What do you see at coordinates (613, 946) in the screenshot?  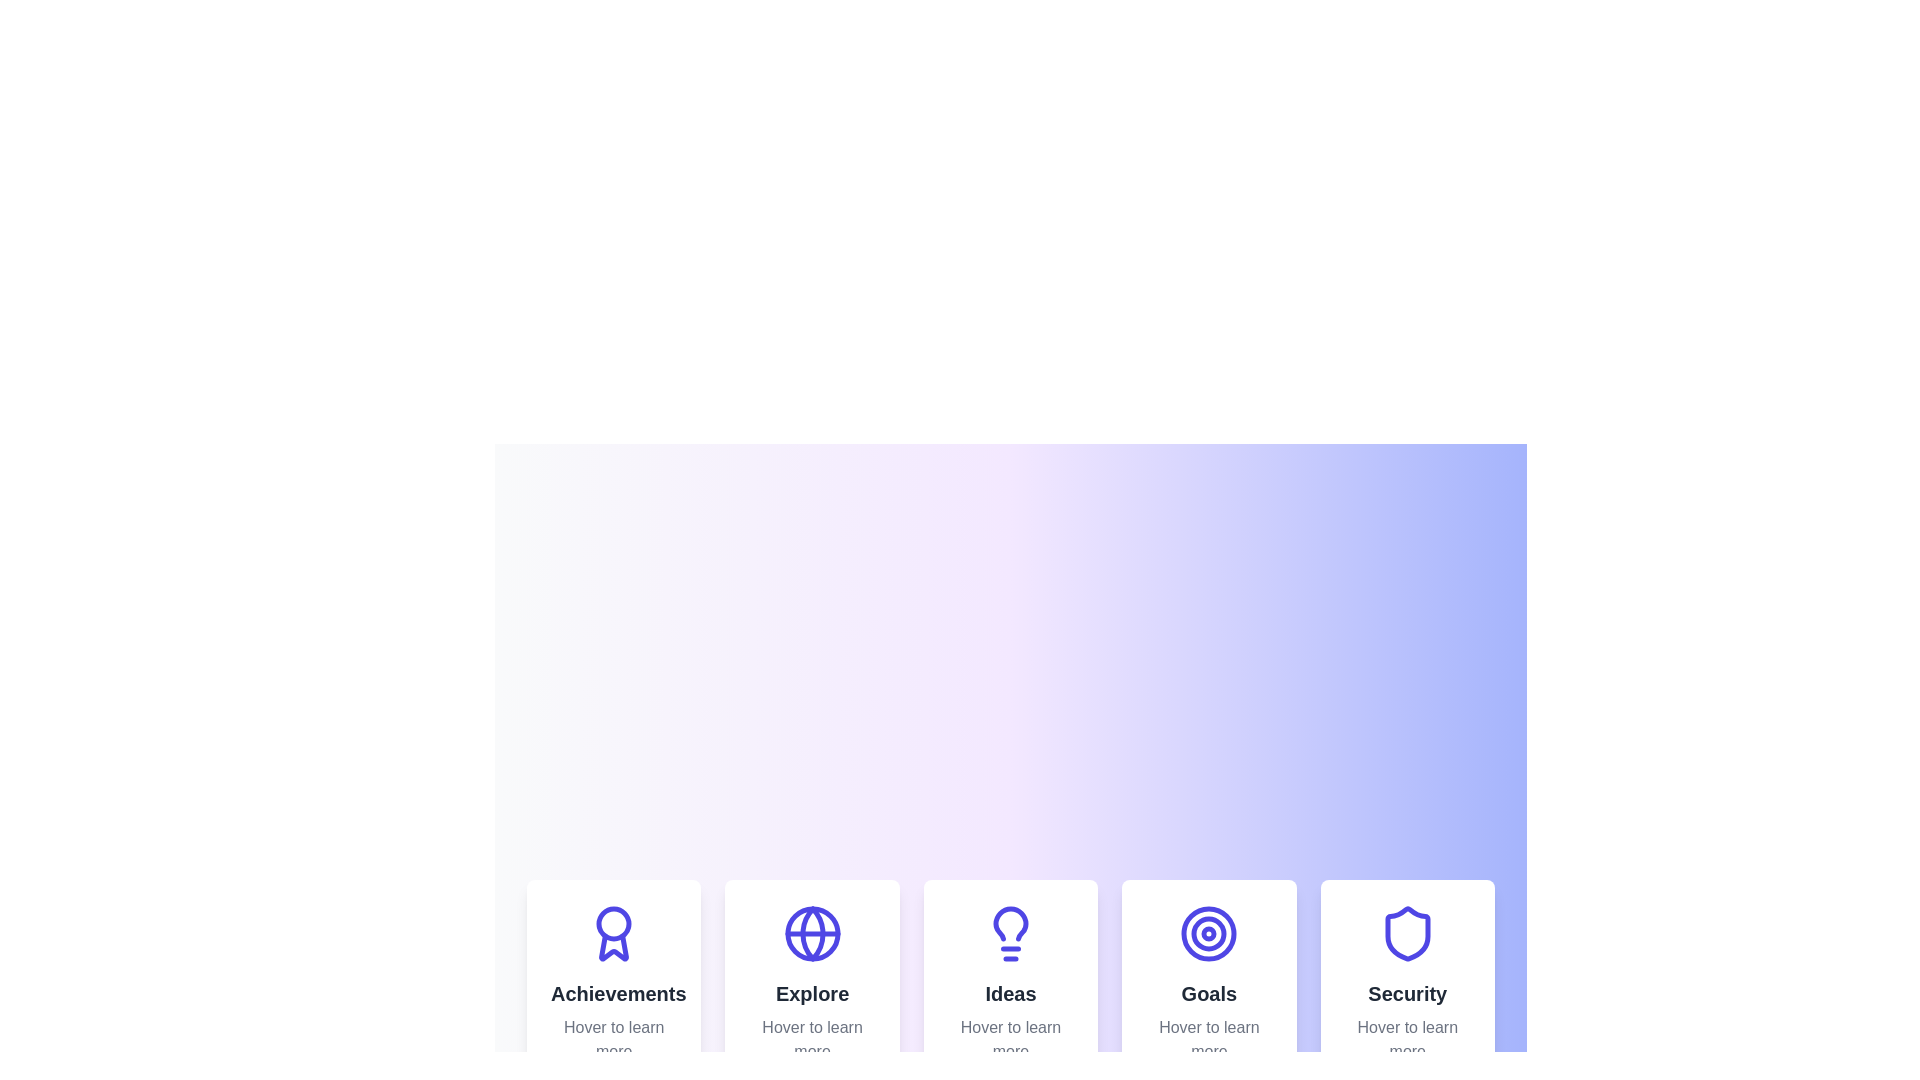 I see `the decorative SVG graphical component located at the bottom of the circular icon within the 'Achievements' card, which is the first card from the left in the bottom-most row` at bounding box center [613, 946].